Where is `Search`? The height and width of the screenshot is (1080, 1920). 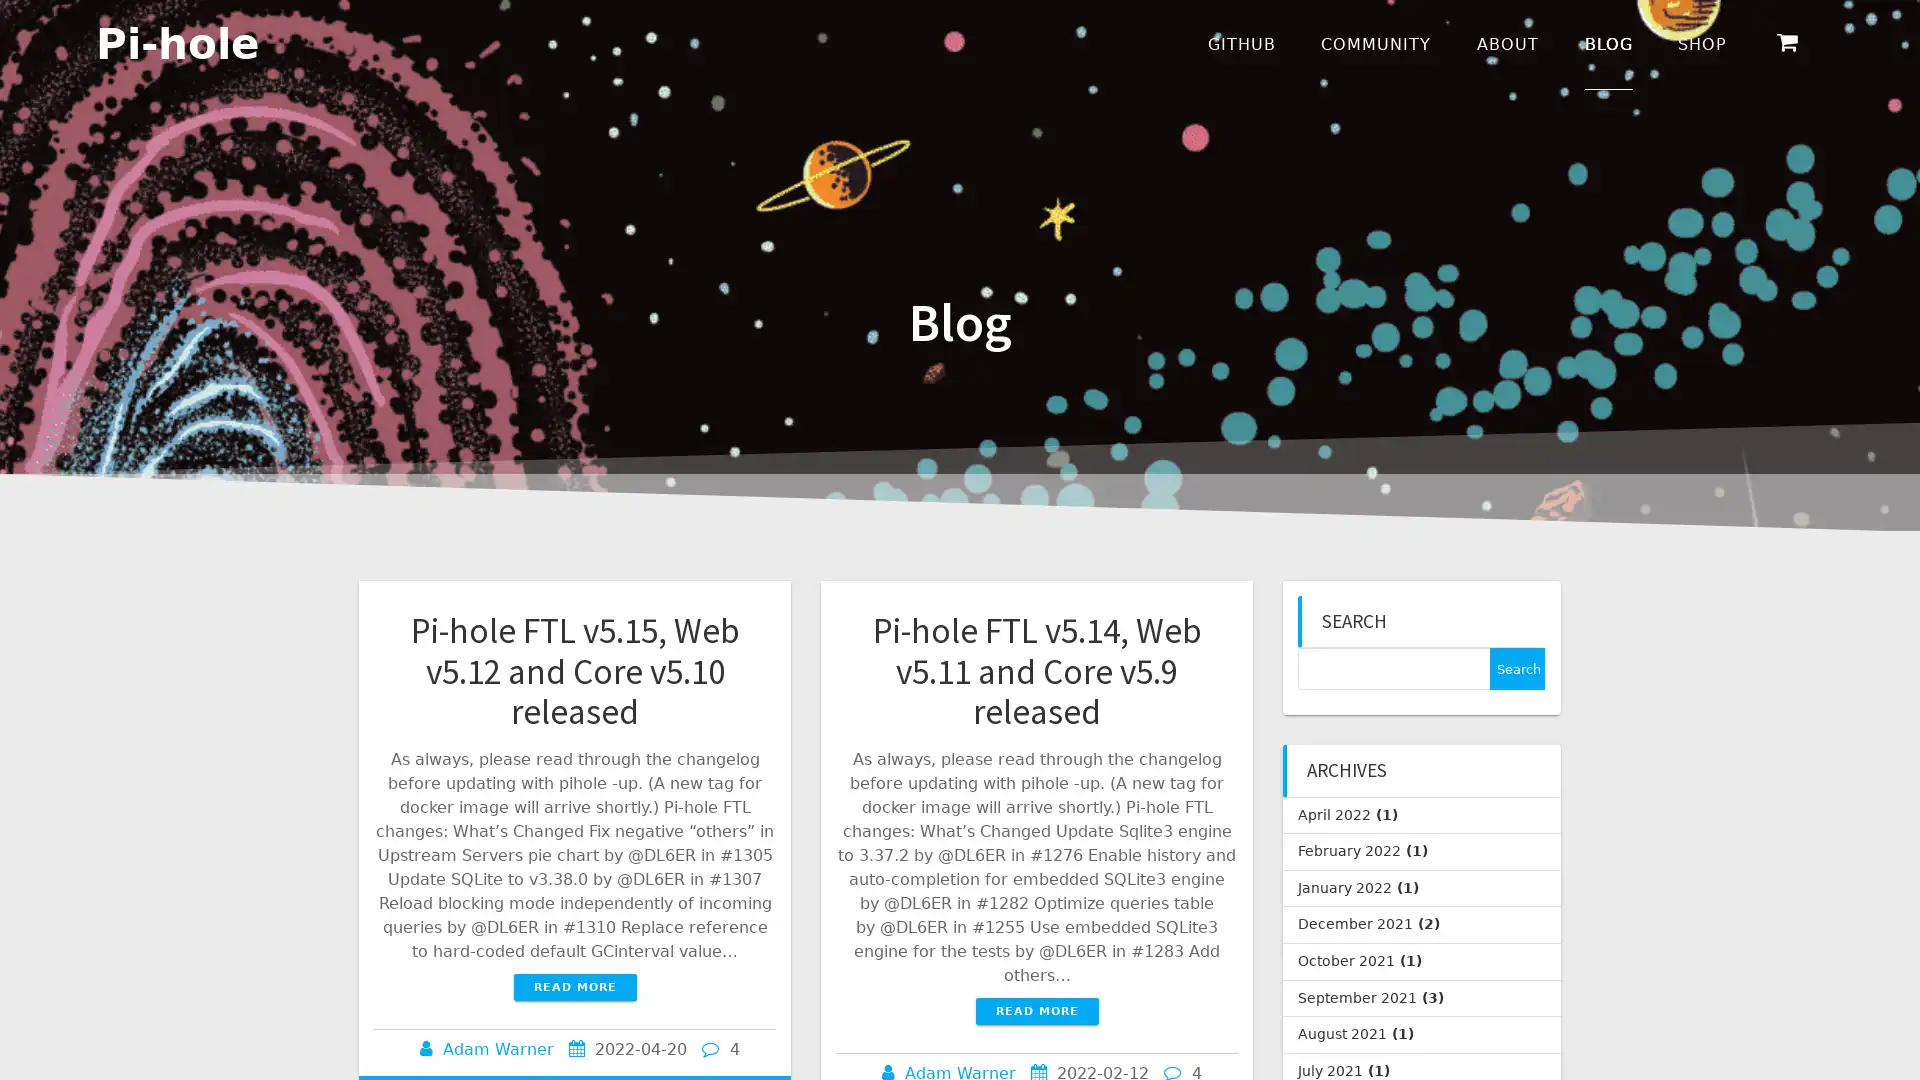 Search is located at coordinates (1517, 668).